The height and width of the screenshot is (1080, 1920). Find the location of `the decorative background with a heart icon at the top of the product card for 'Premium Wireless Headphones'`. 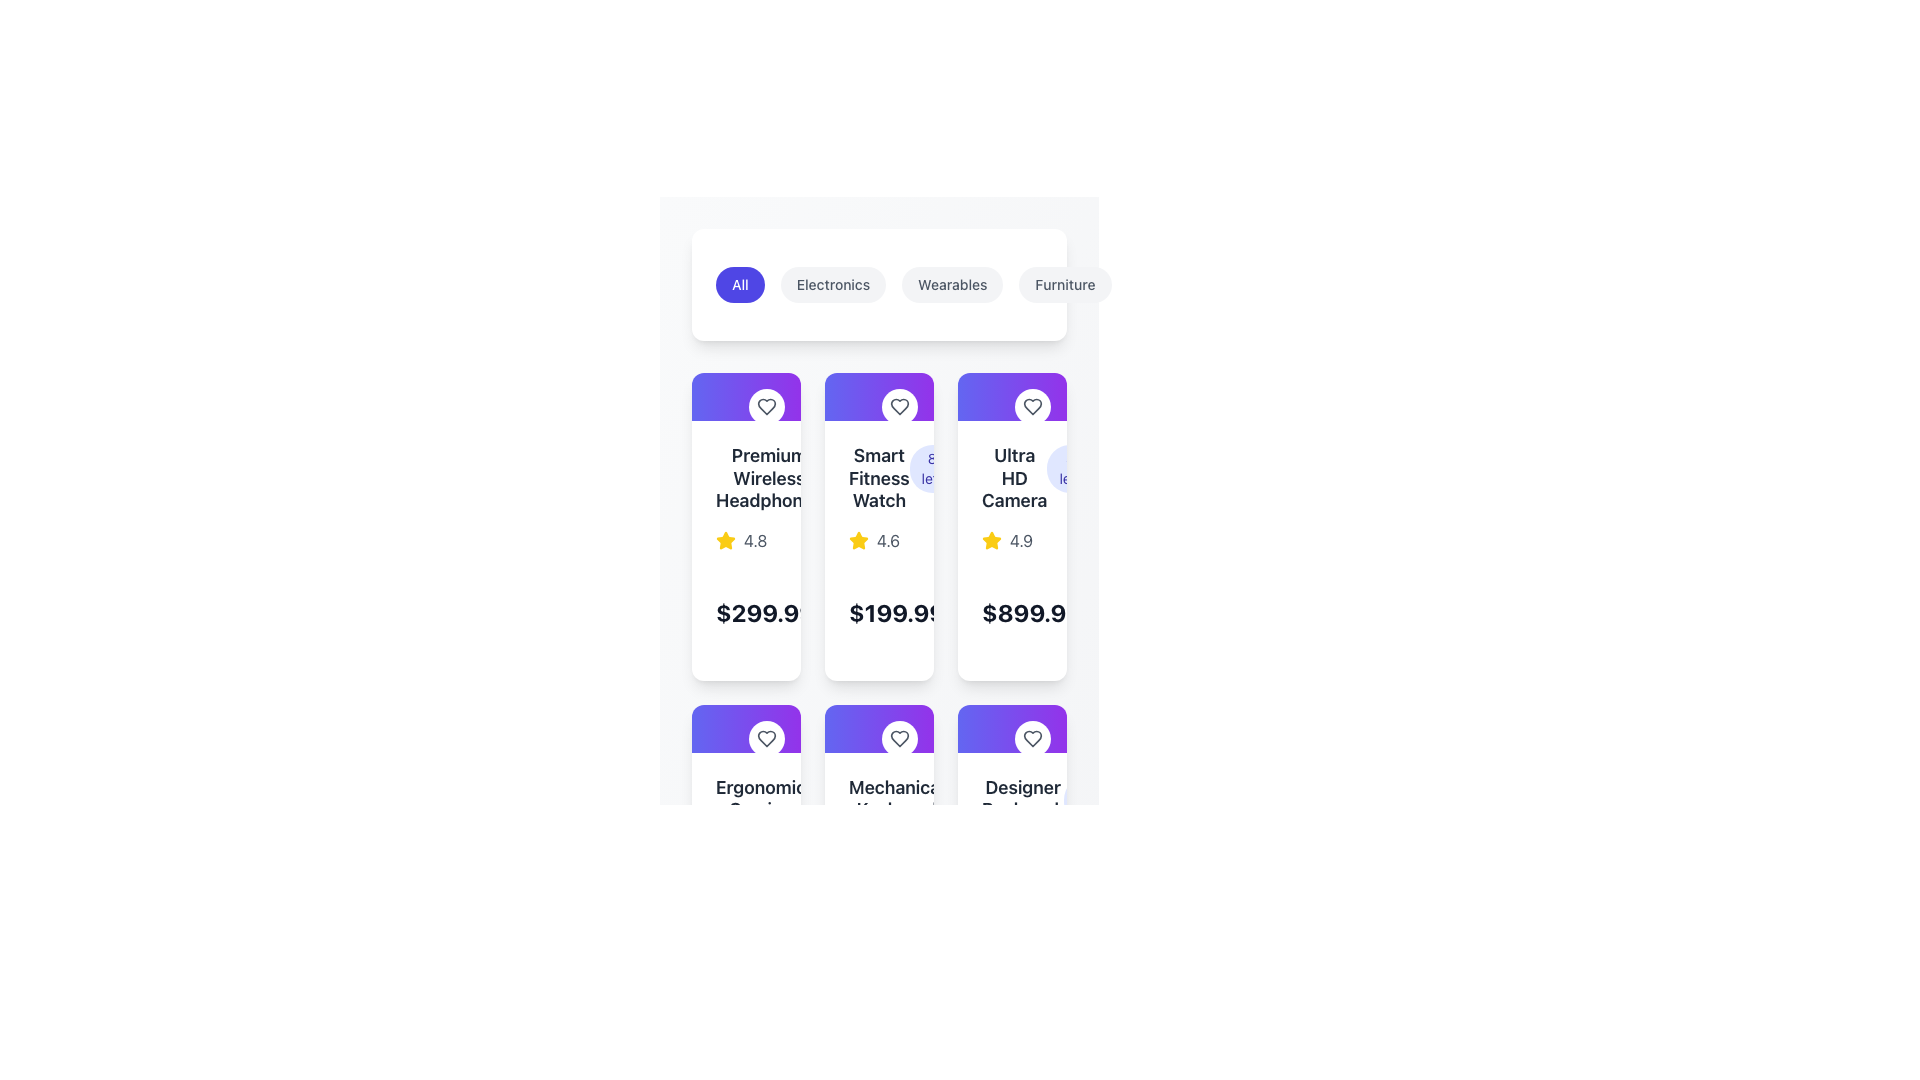

the decorative background with a heart icon at the top of the product card for 'Premium Wireless Headphones' is located at coordinates (745, 397).